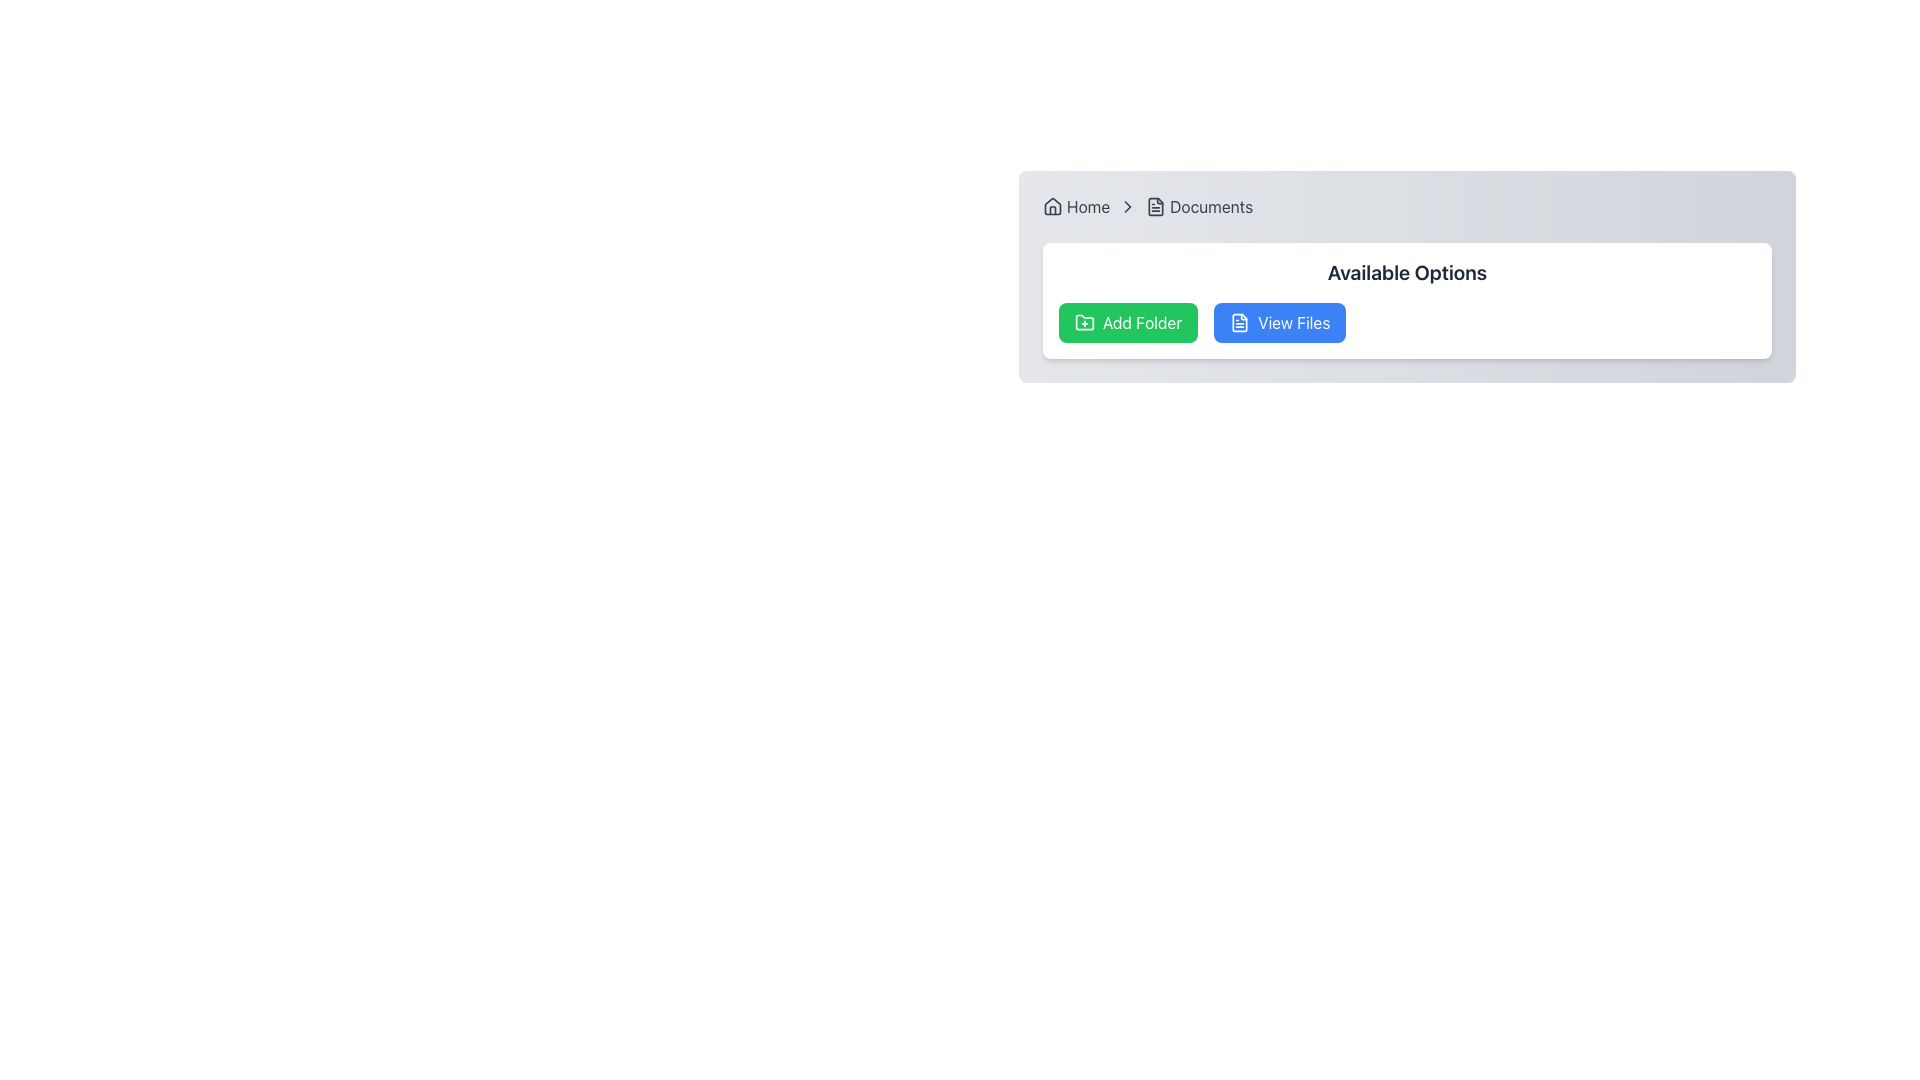 The width and height of the screenshot is (1920, 1080). What do you see at coordinates (1083, 320) in the screenshot?
I see `the green 'Add Folder' button which features a folder-shaped icon and is labeled 'Add Folder'` at bounding box center [1083, 320].